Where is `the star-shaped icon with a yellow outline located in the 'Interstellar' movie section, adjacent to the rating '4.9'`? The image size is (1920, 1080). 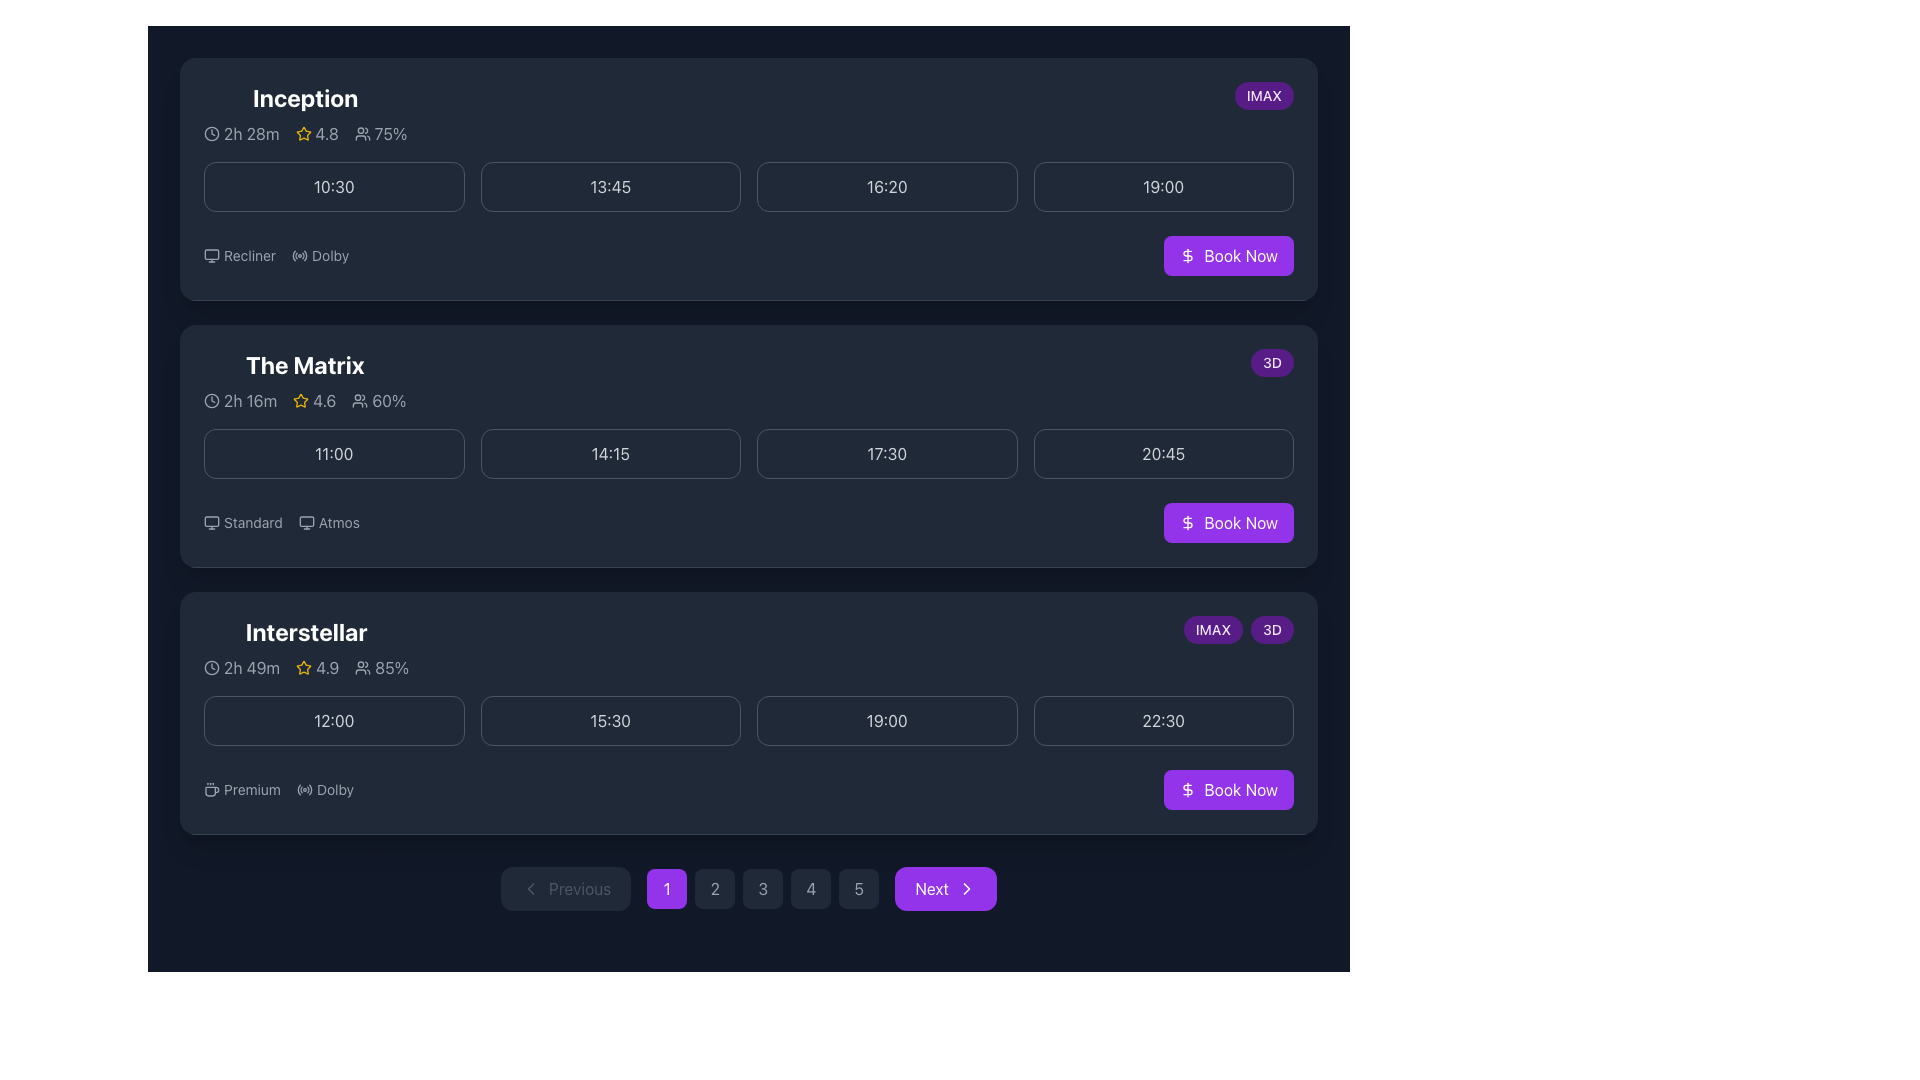 the star-shaped icon with a yellow outline located in the 'Interstellar' movie section, adjacent to the rating '4.9' is located at coordinates (302, 667).